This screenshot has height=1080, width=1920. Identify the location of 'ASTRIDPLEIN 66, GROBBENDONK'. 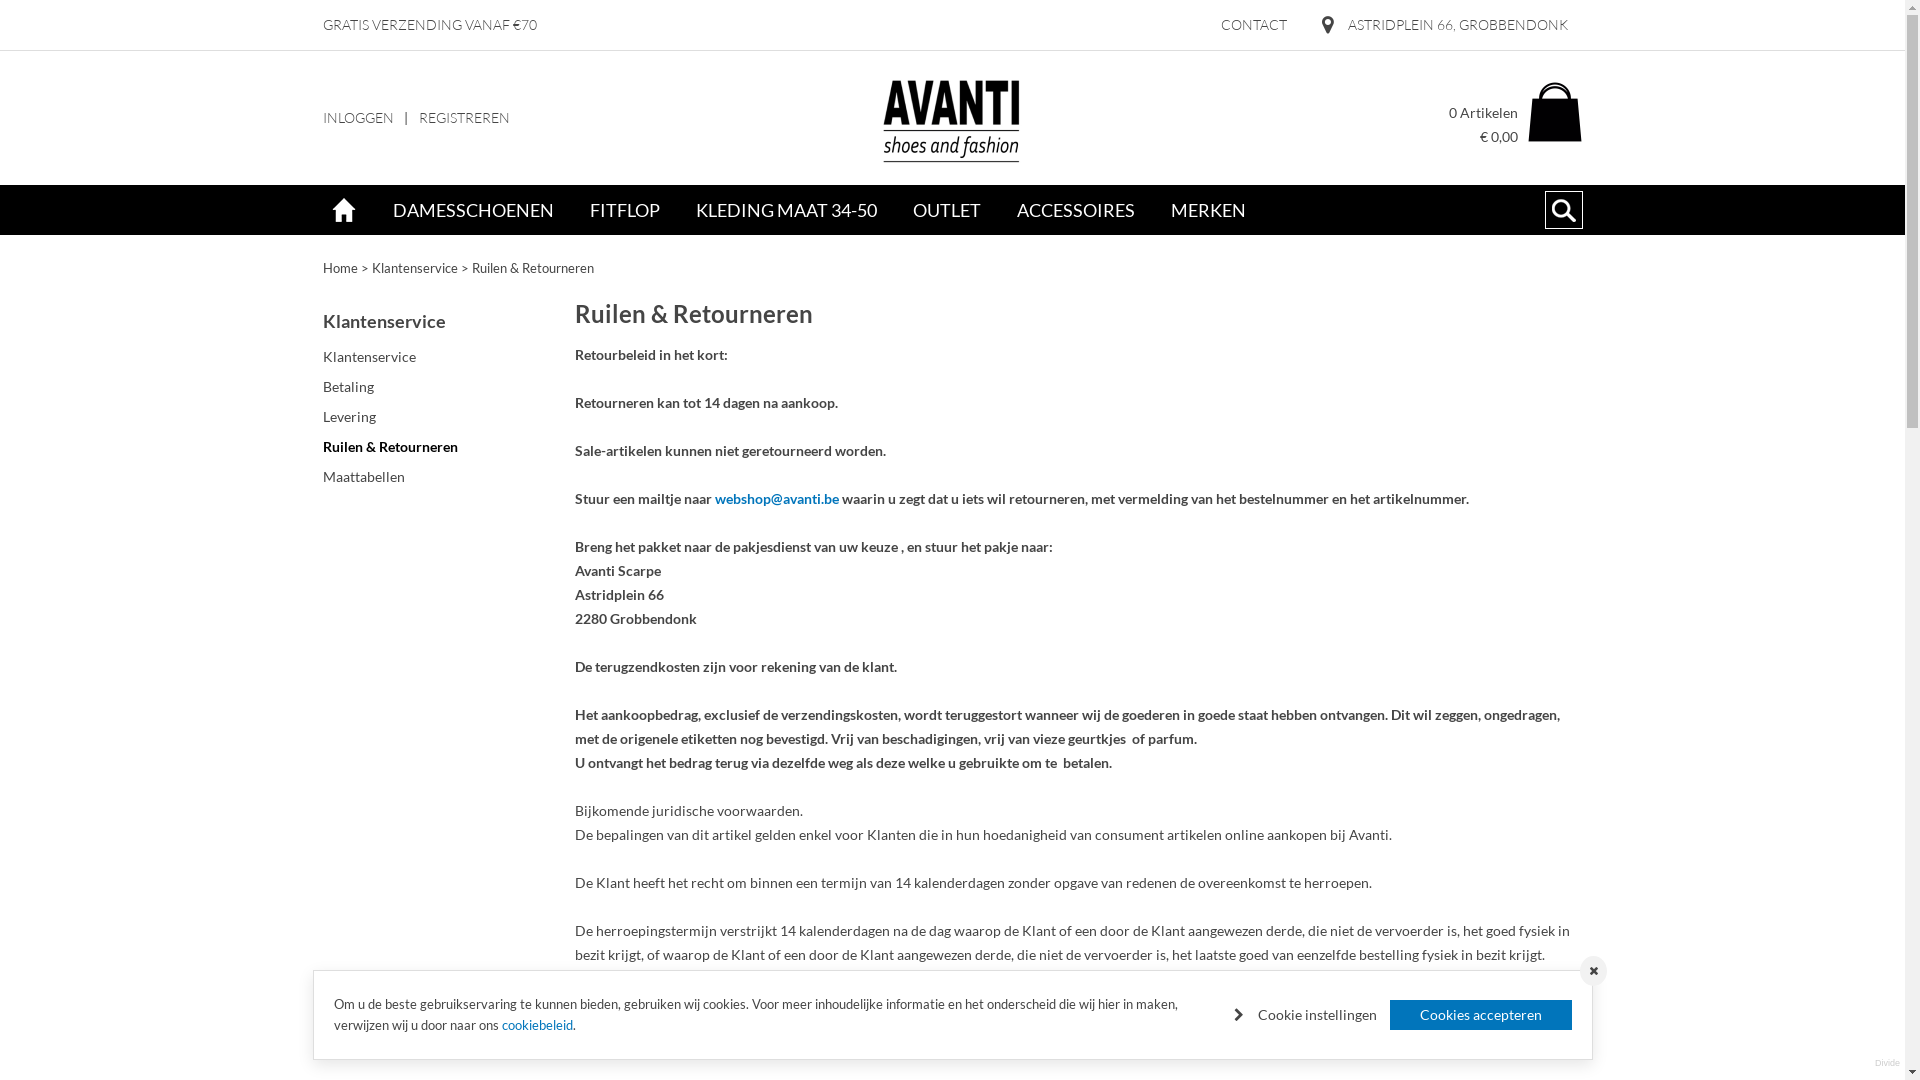
(1444, 24).